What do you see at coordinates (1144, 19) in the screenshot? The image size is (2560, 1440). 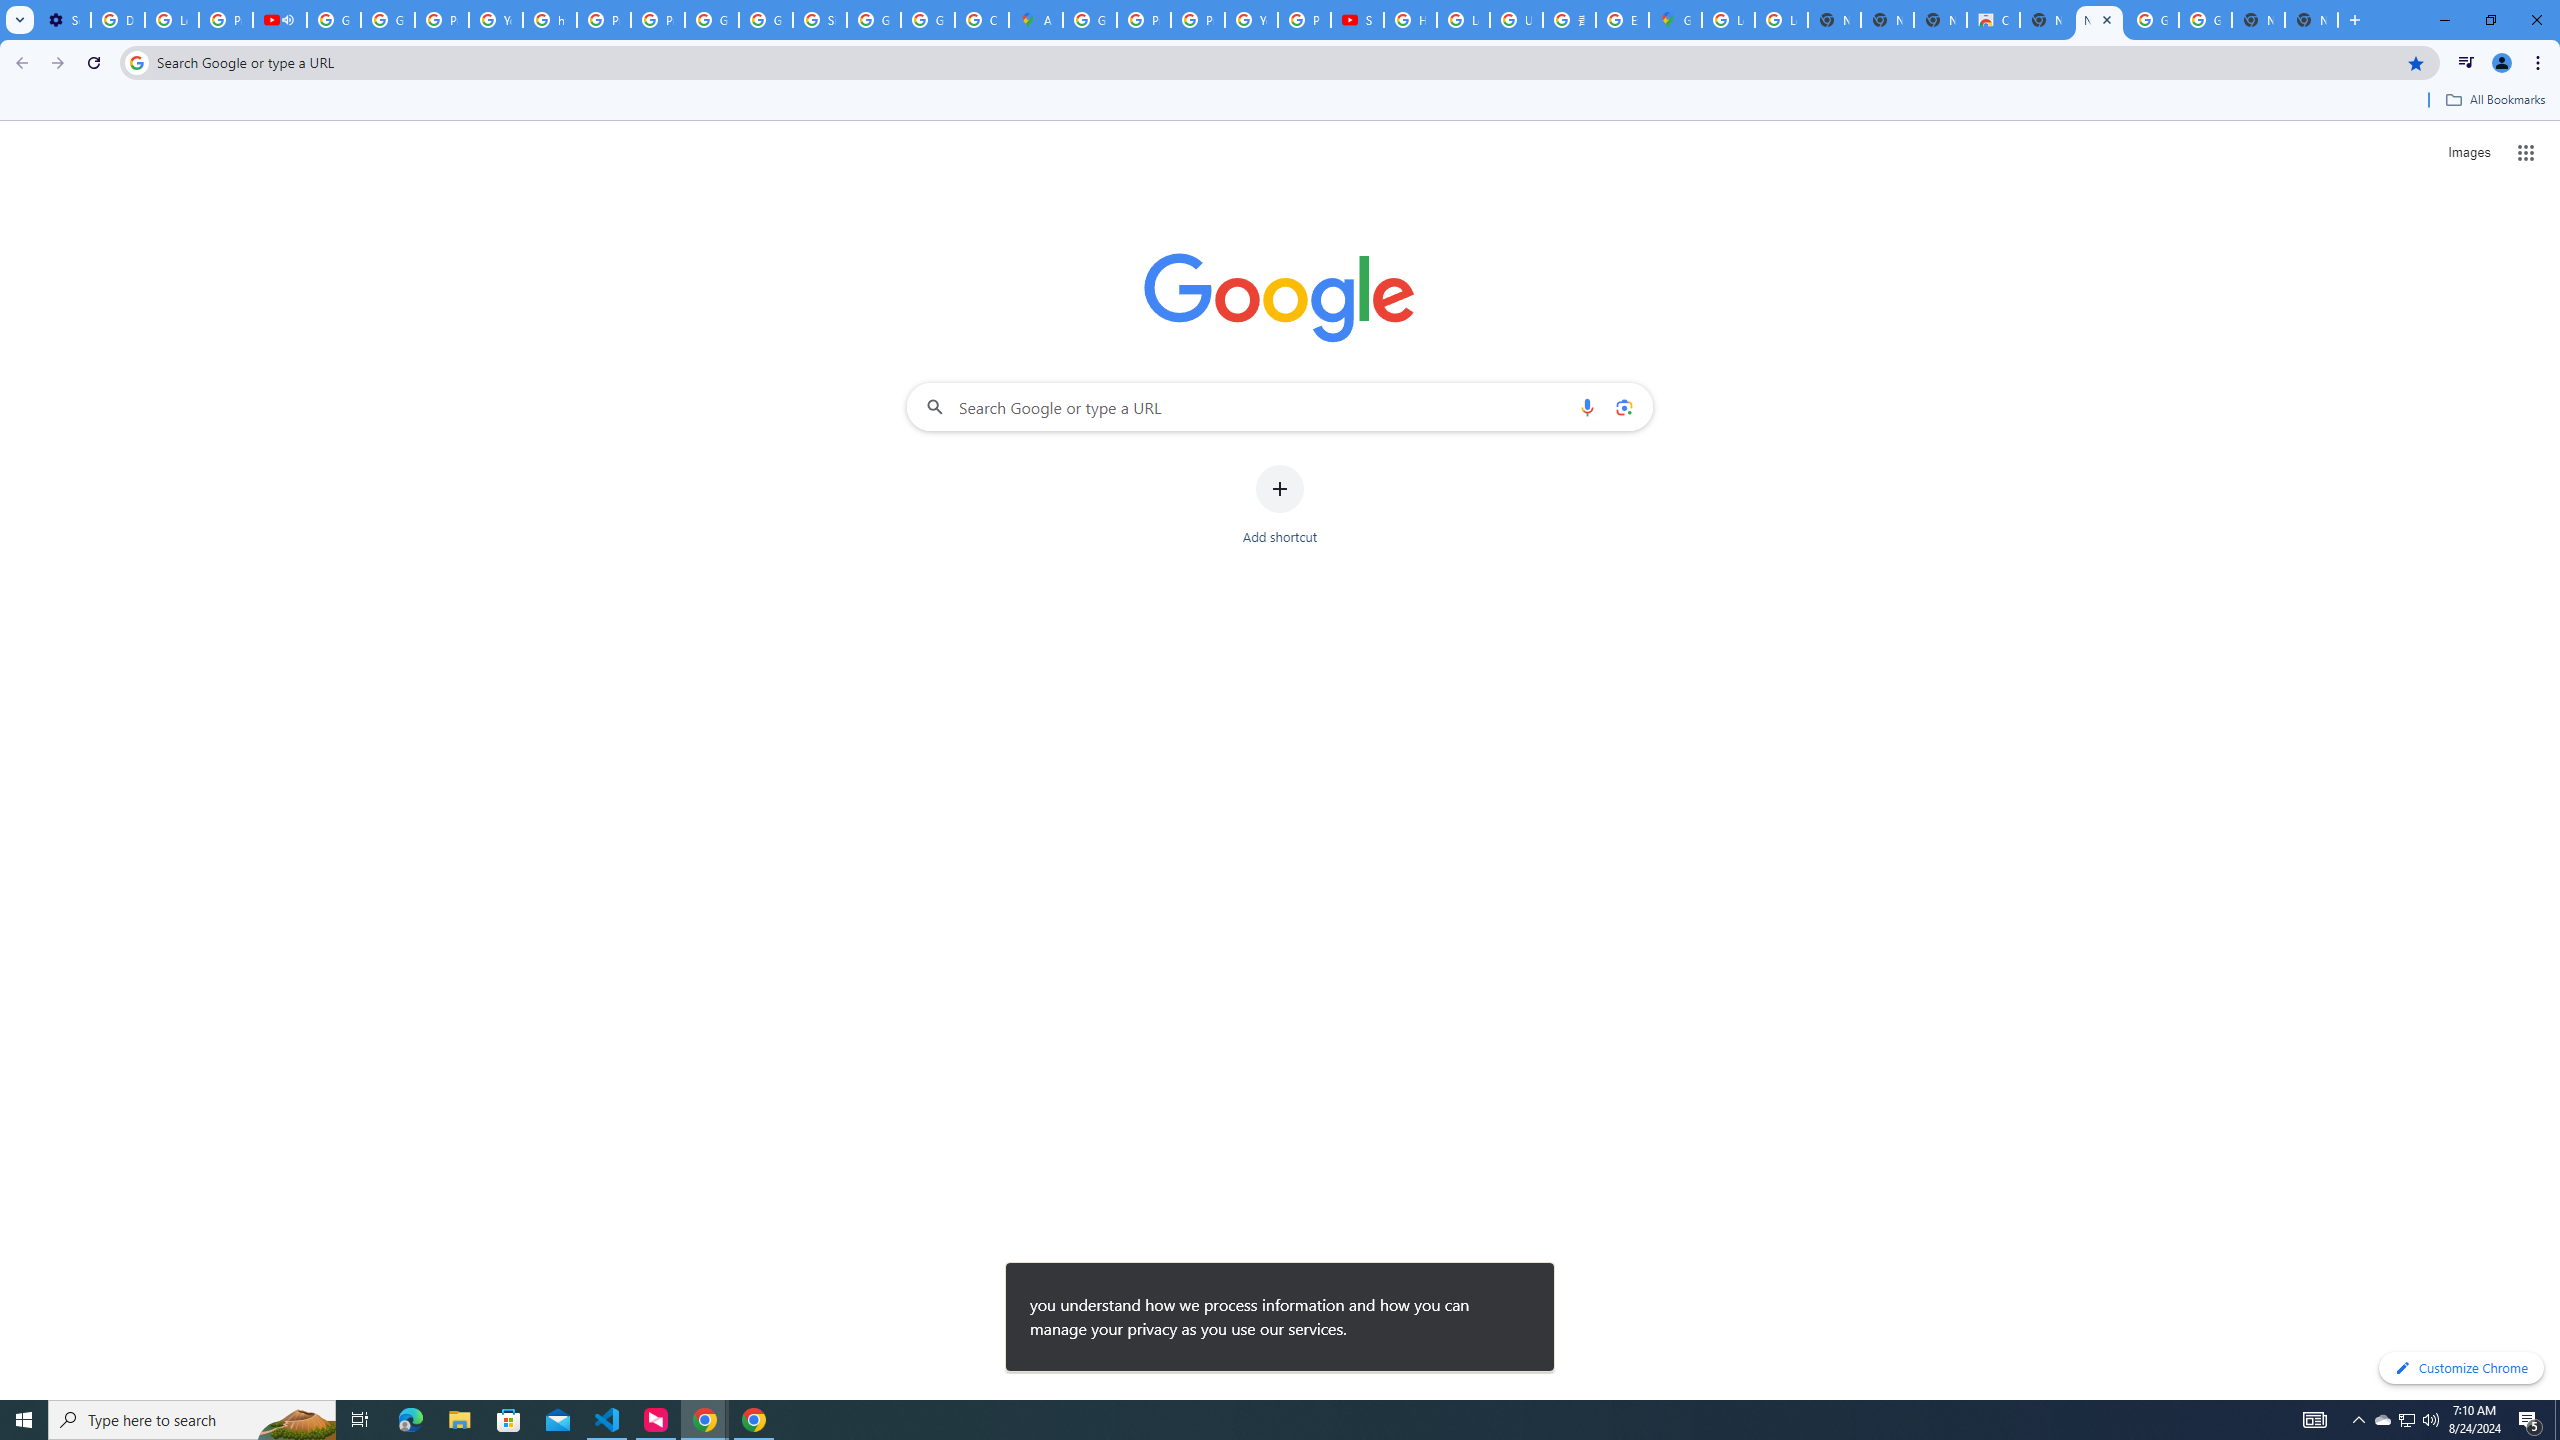 I see `'Privacy Help Center - Policies Help'` at bounding box center [1144, 19].